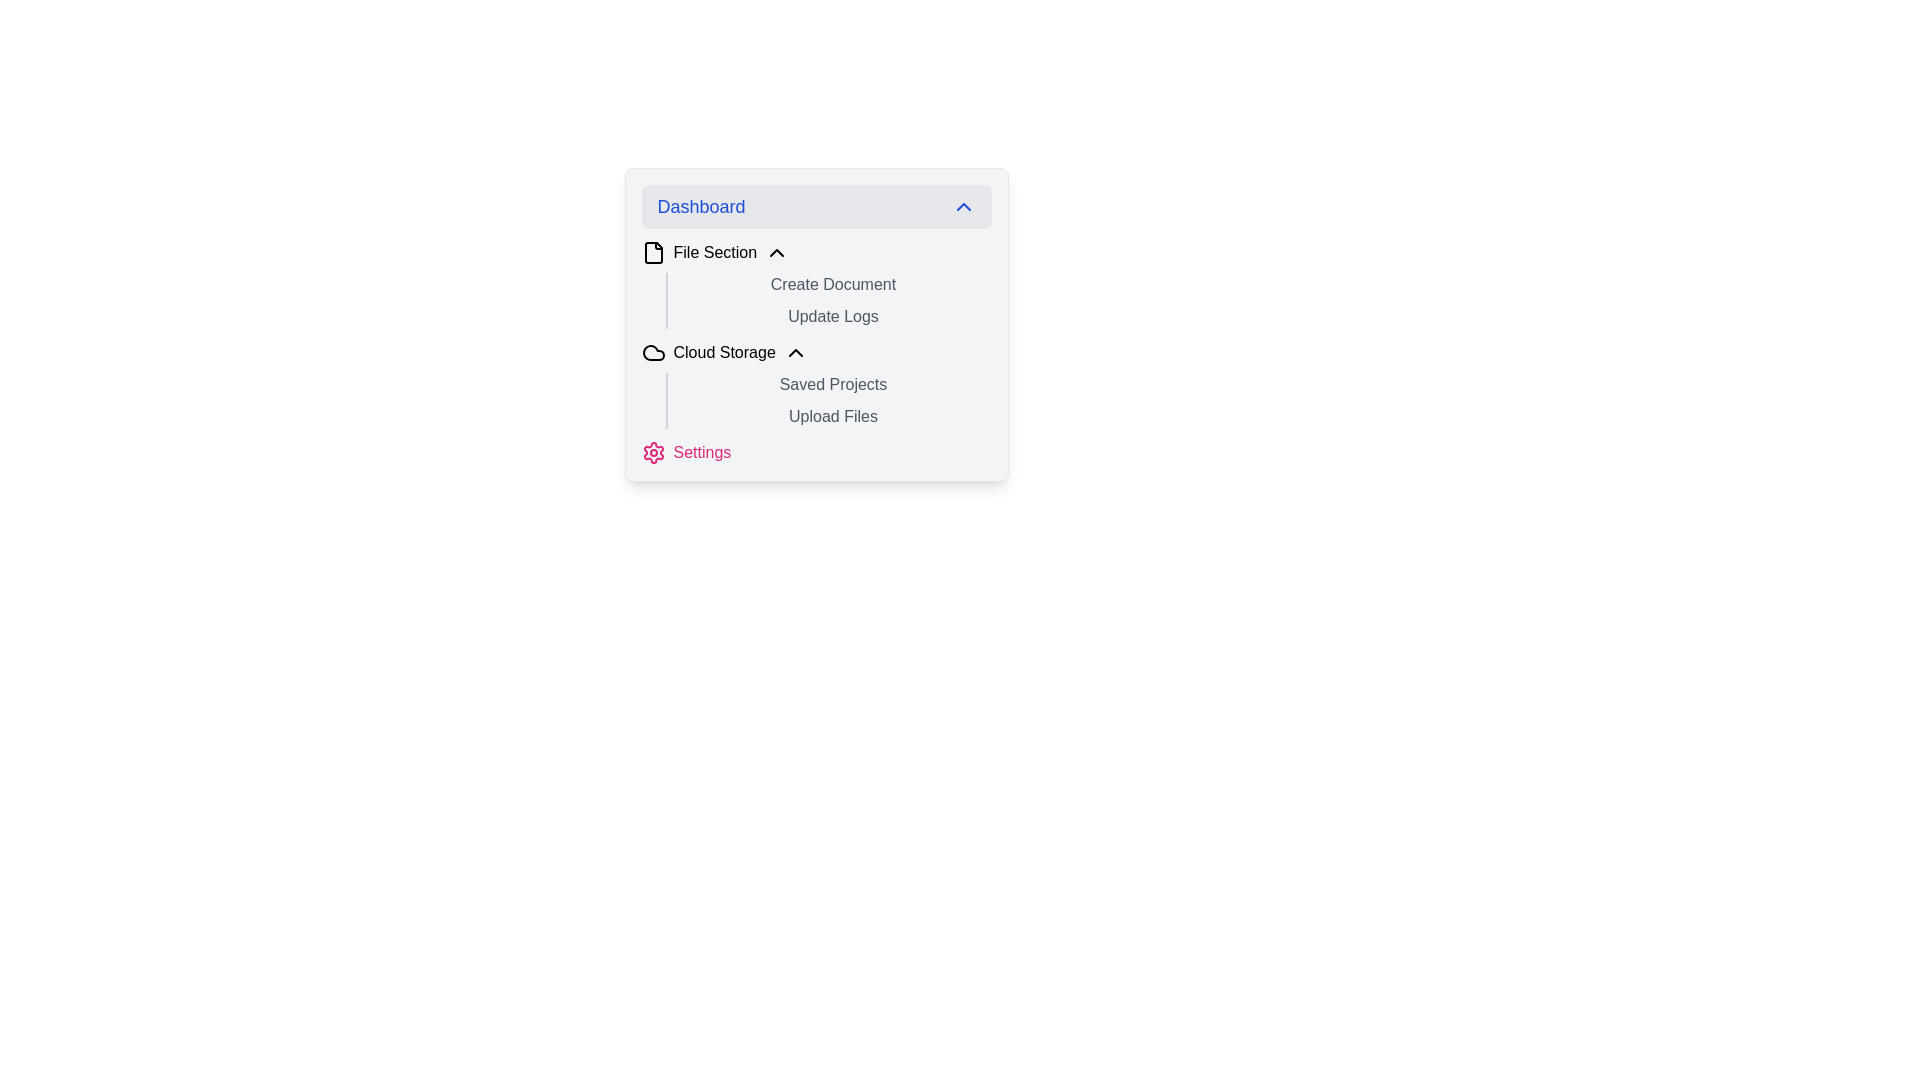 The height and width of the screenshot is (1080, 1920). Describe the element at coordinates (794, 352) in the screenshot. I see `the upward arrow toggle icon located beside the 'Cloud Storage' label` at that location.